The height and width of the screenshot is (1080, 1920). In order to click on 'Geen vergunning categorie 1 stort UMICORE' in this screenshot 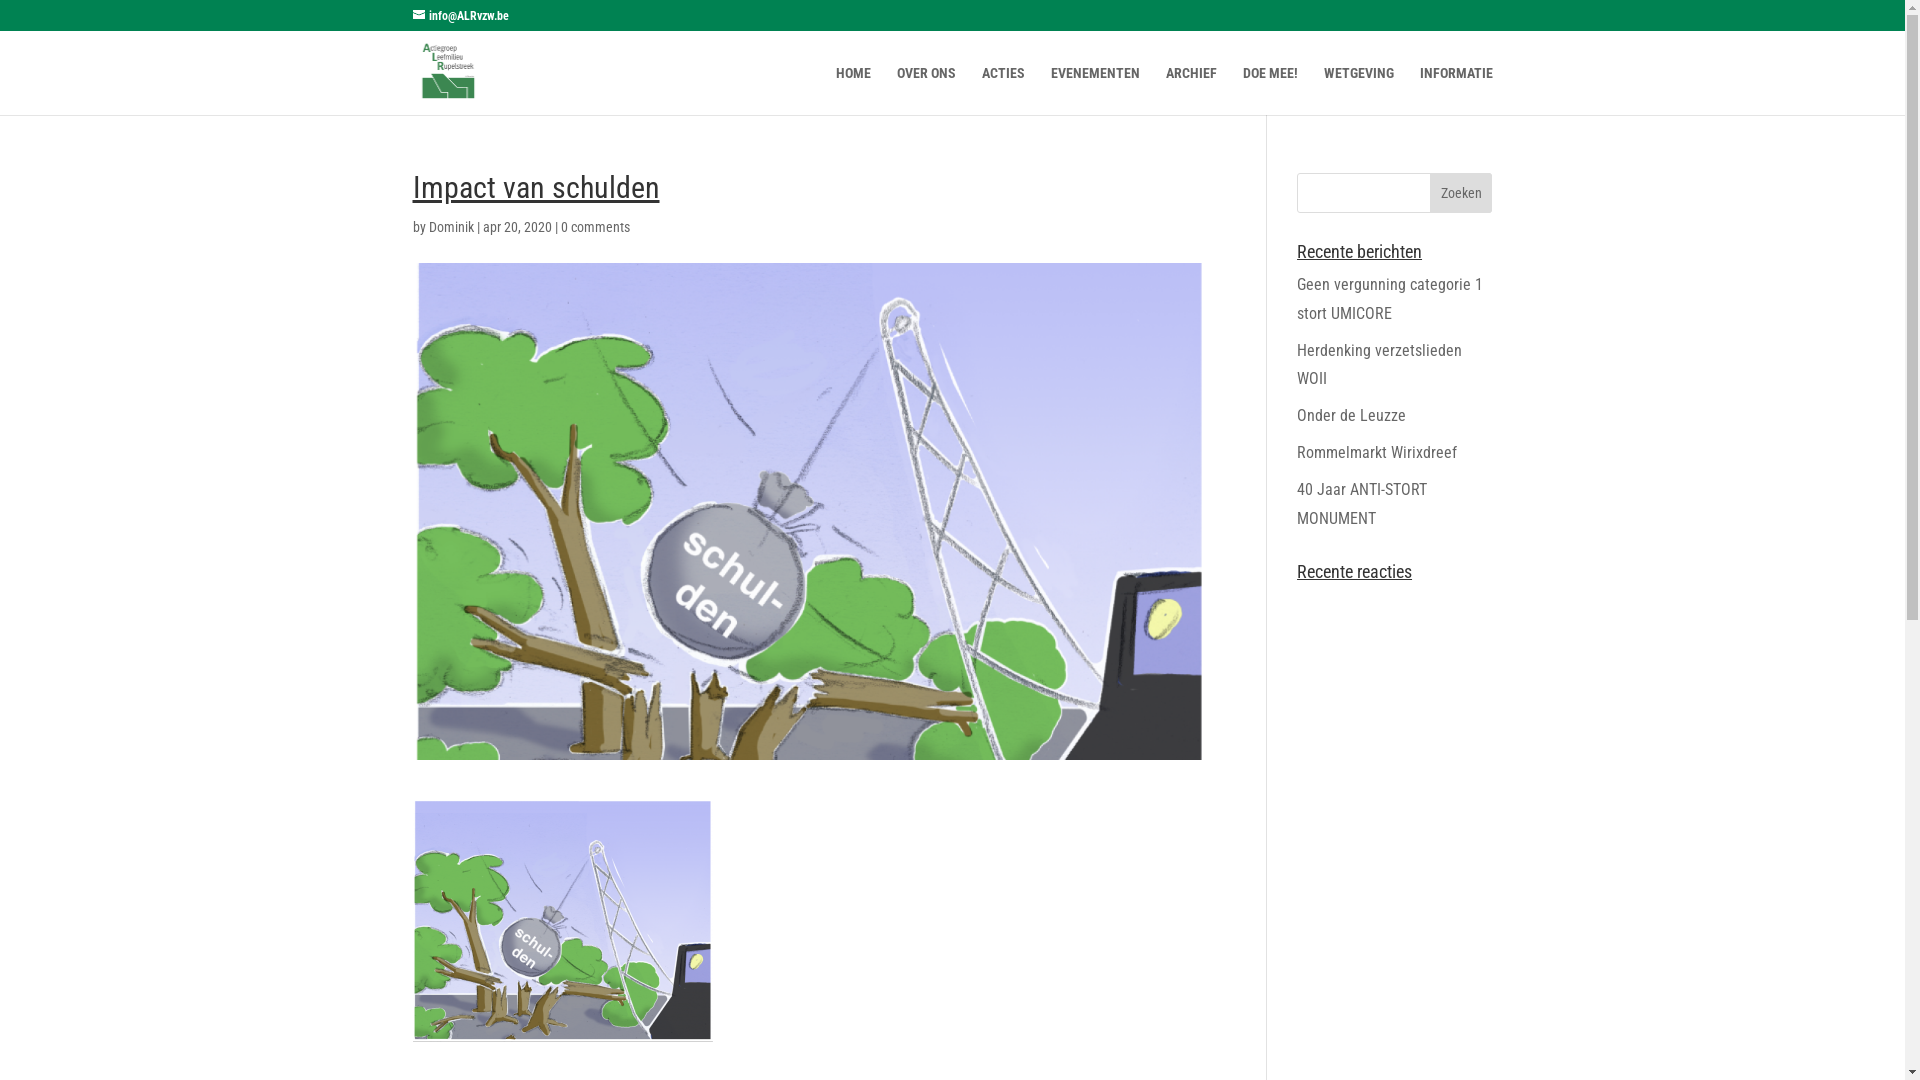, I will do `click(1389, 299)`.